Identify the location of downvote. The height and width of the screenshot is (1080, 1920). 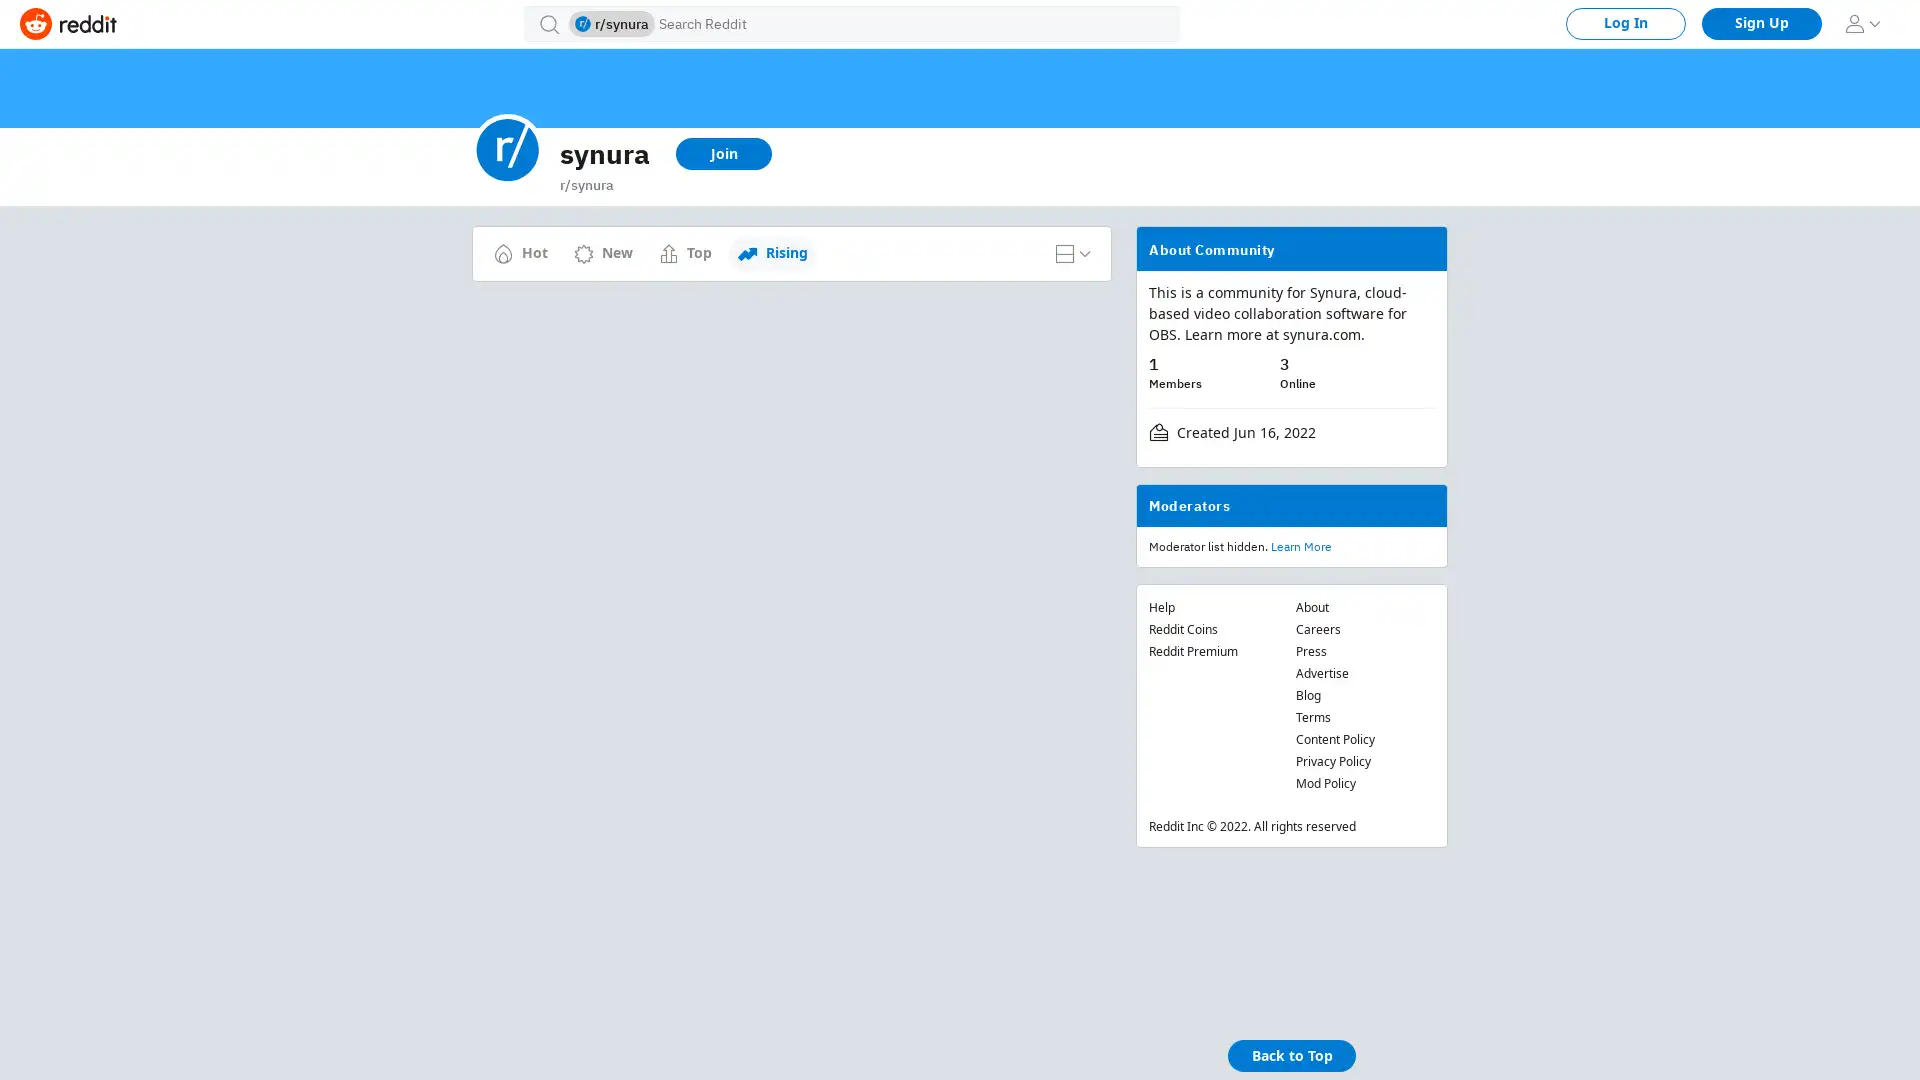
(493, 366).